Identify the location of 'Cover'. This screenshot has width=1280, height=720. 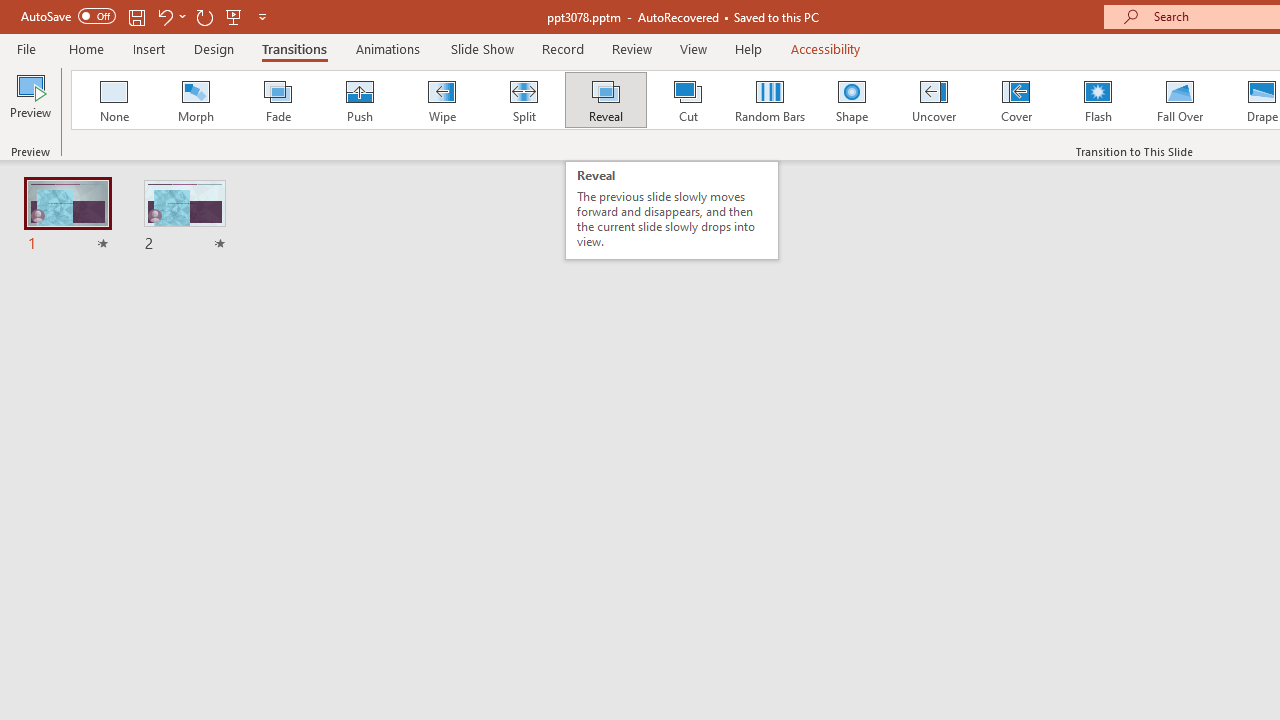
(1016, 100).